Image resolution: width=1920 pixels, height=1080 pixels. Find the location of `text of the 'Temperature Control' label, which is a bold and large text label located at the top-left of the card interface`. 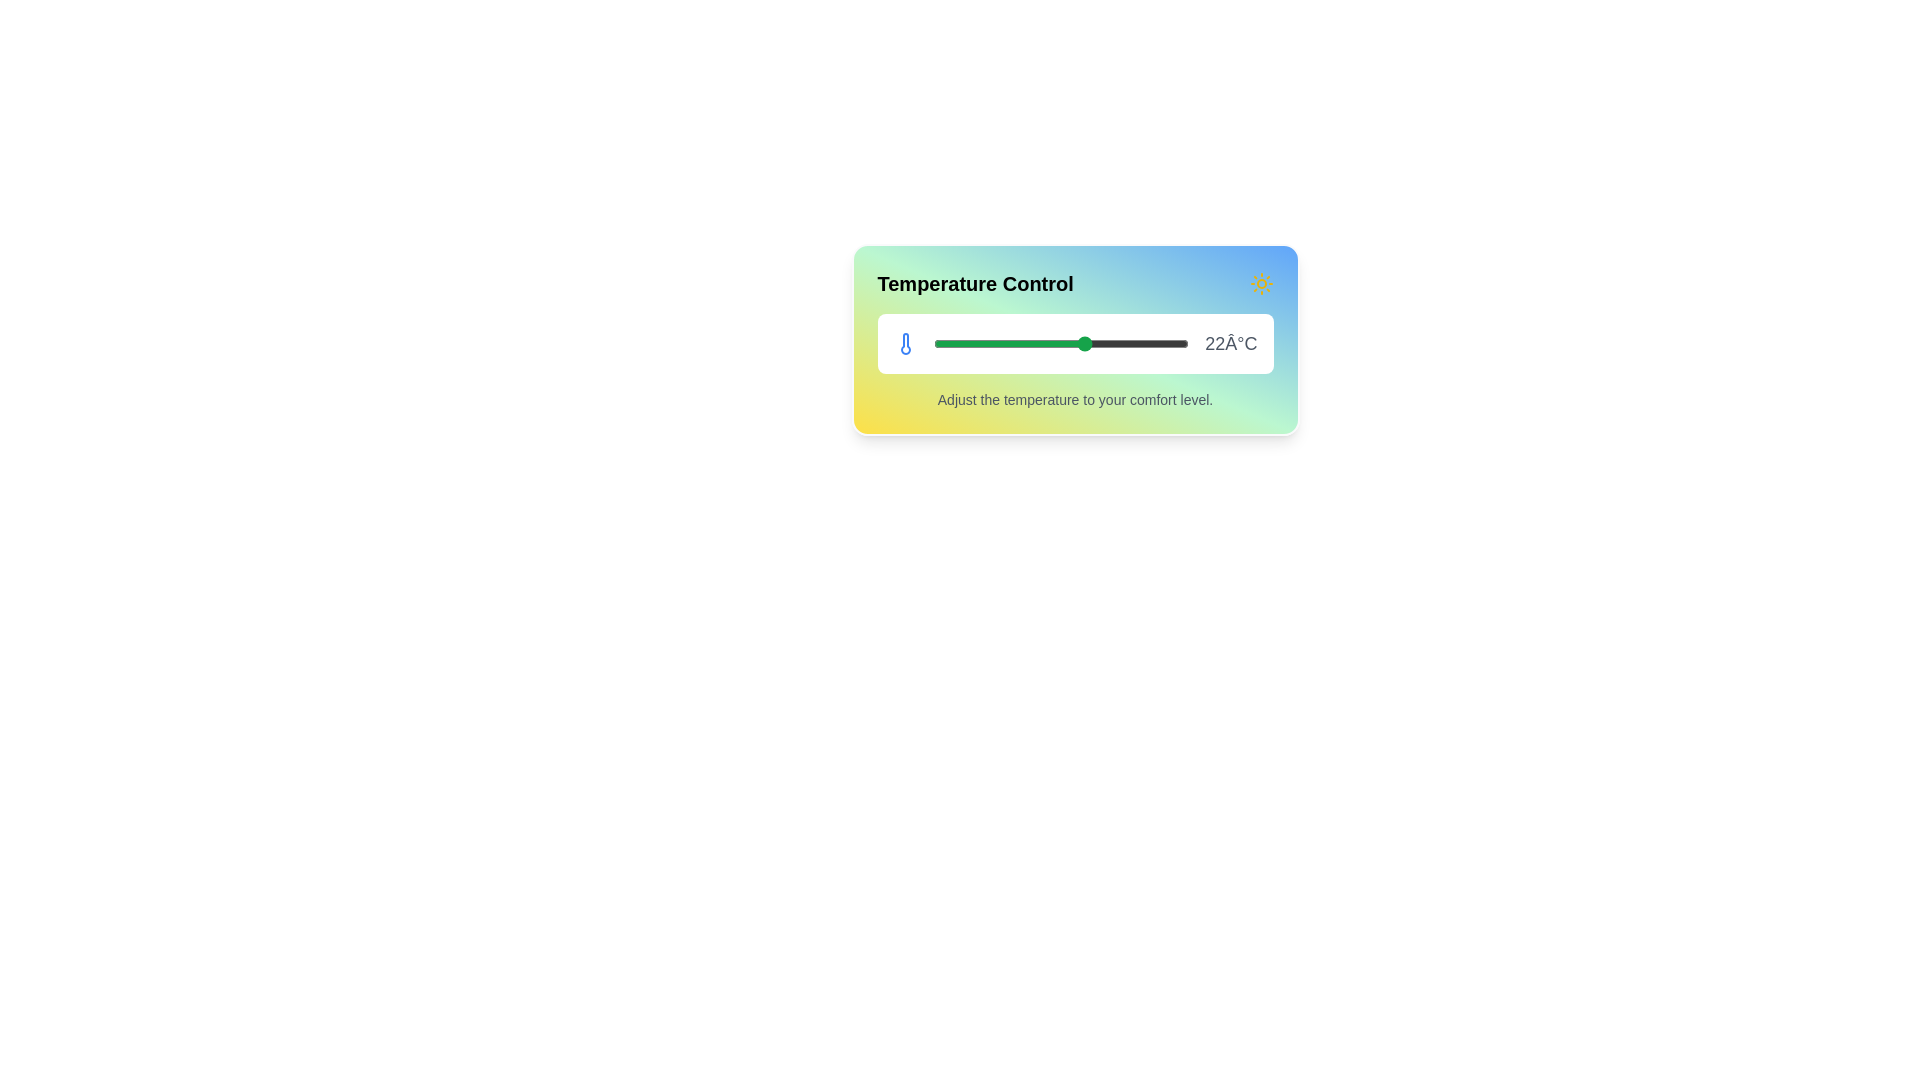

text of the 'Temperature Control' label, which is a bold and large text label located at the top-left of the card interface is located at coordinates (975, 284).